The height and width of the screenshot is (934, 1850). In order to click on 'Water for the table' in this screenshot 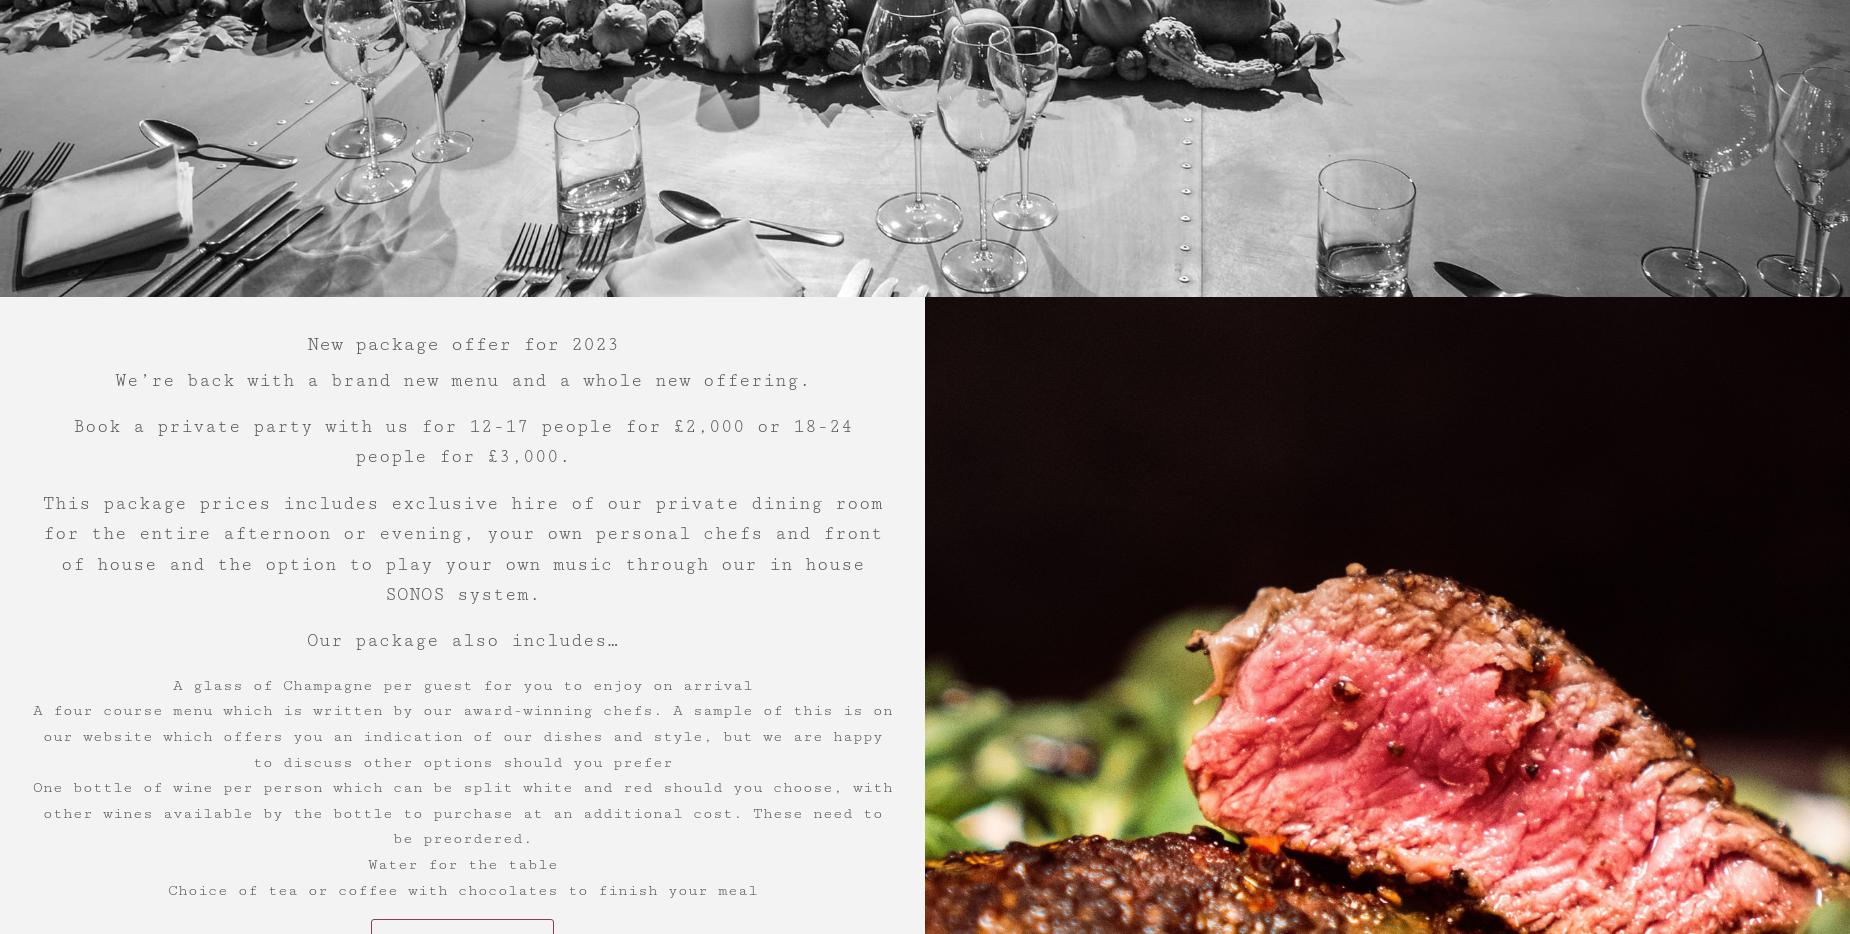, I will do `click(460, 862)`.